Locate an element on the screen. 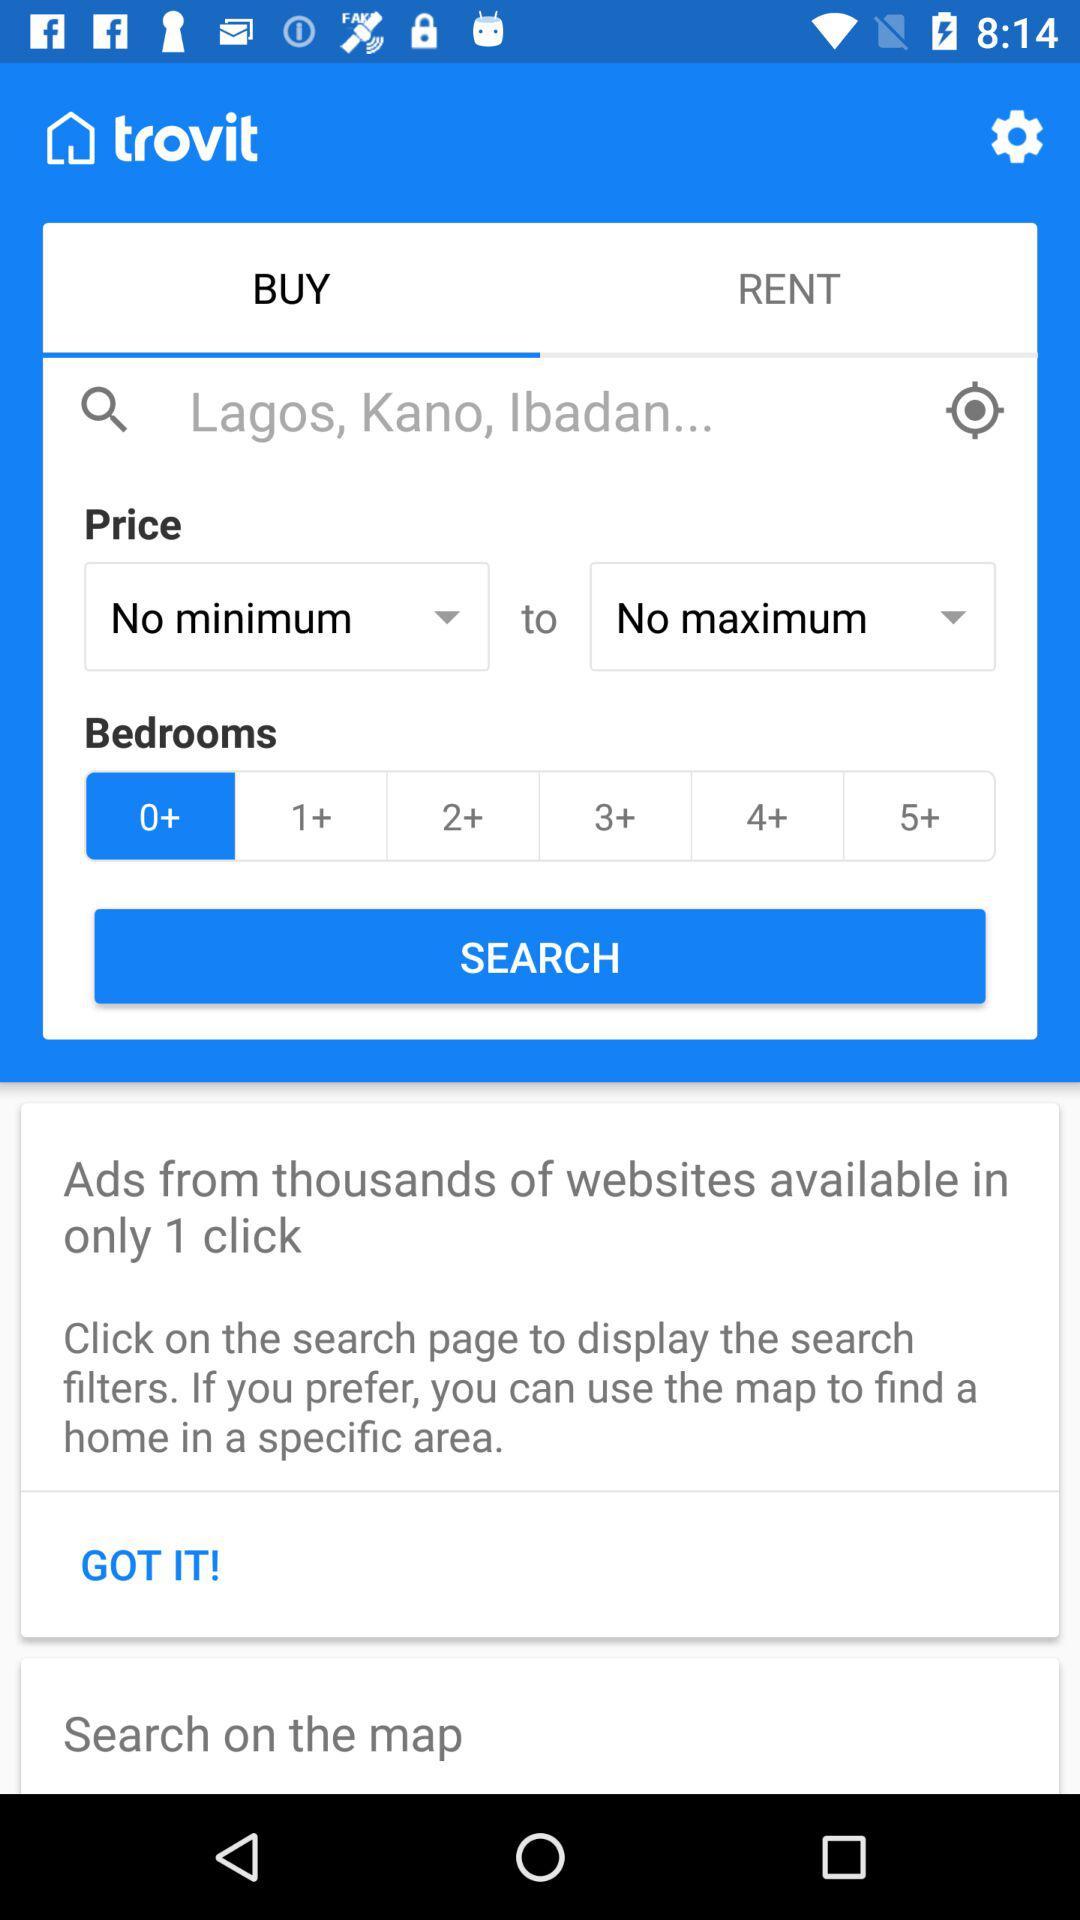  item below bedrooms icon is located at coordinates (463, 816).